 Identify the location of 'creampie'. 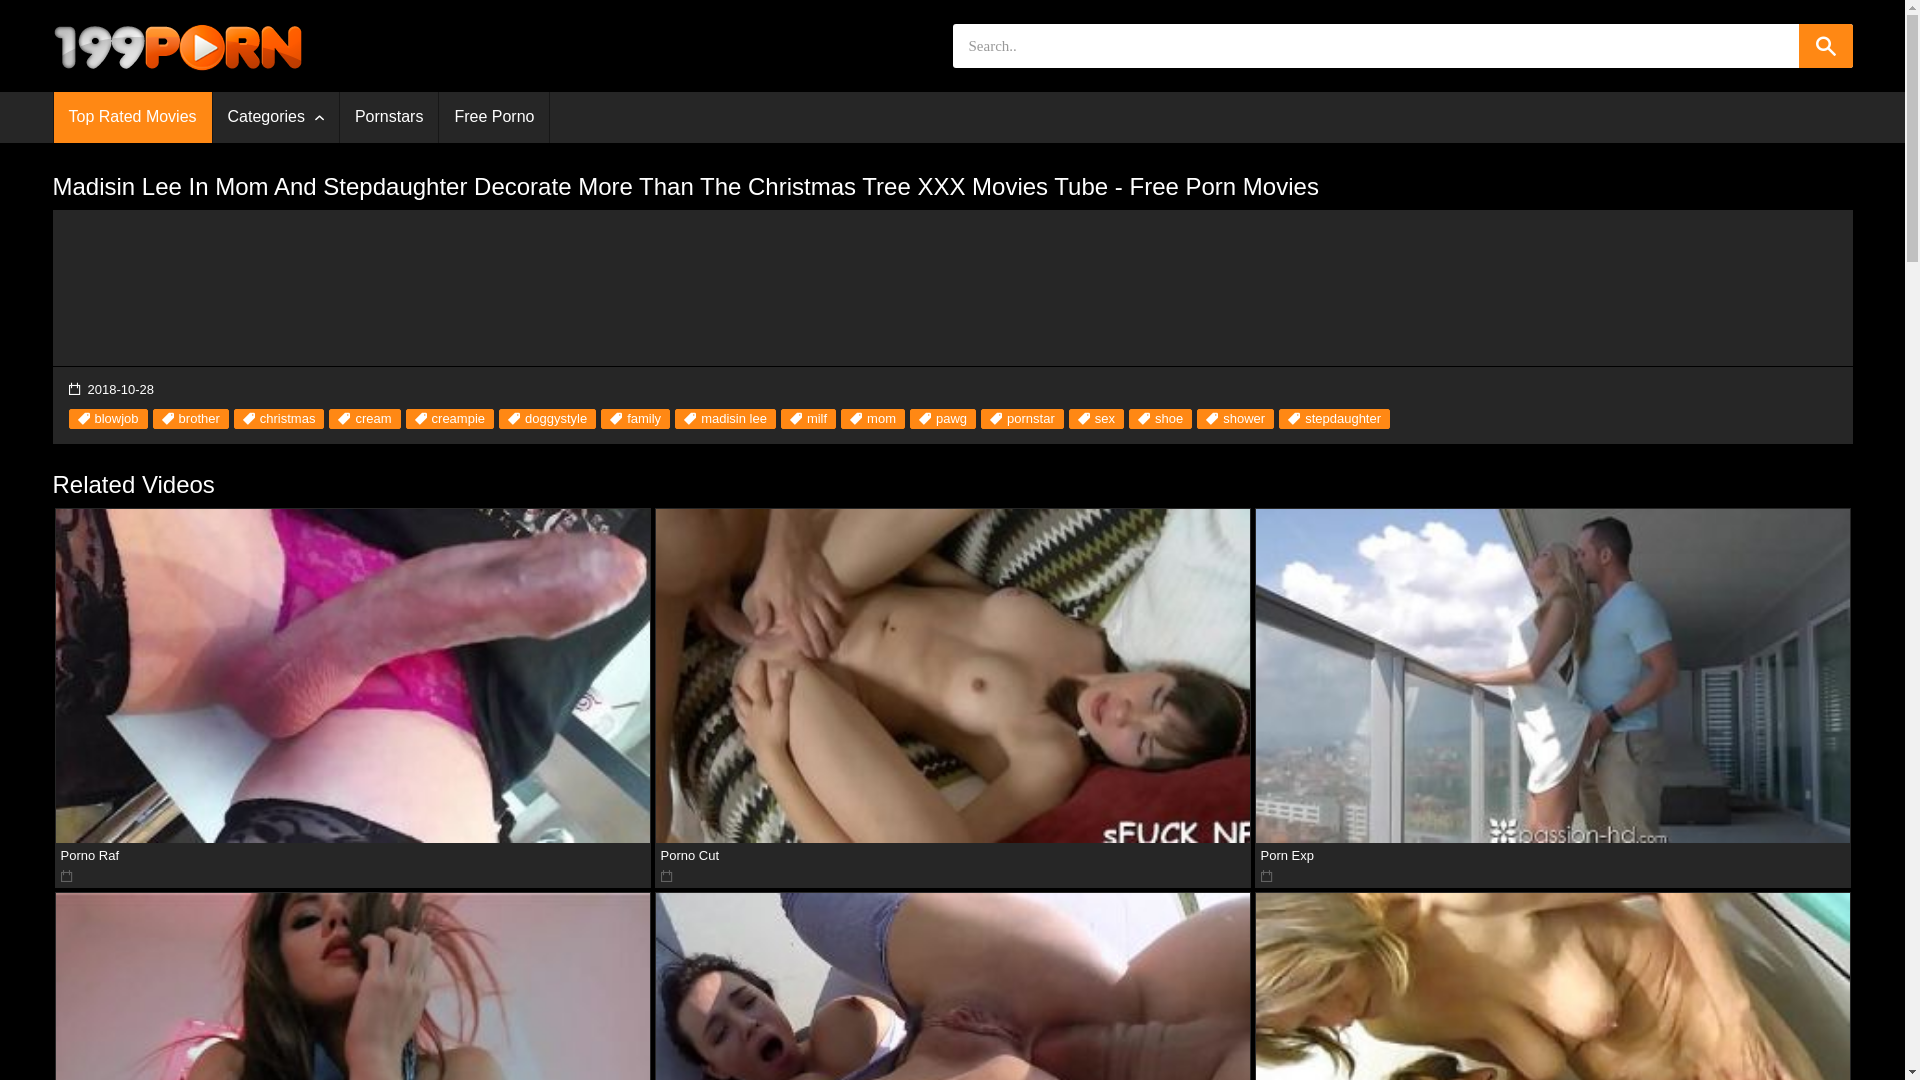
(449, 418).